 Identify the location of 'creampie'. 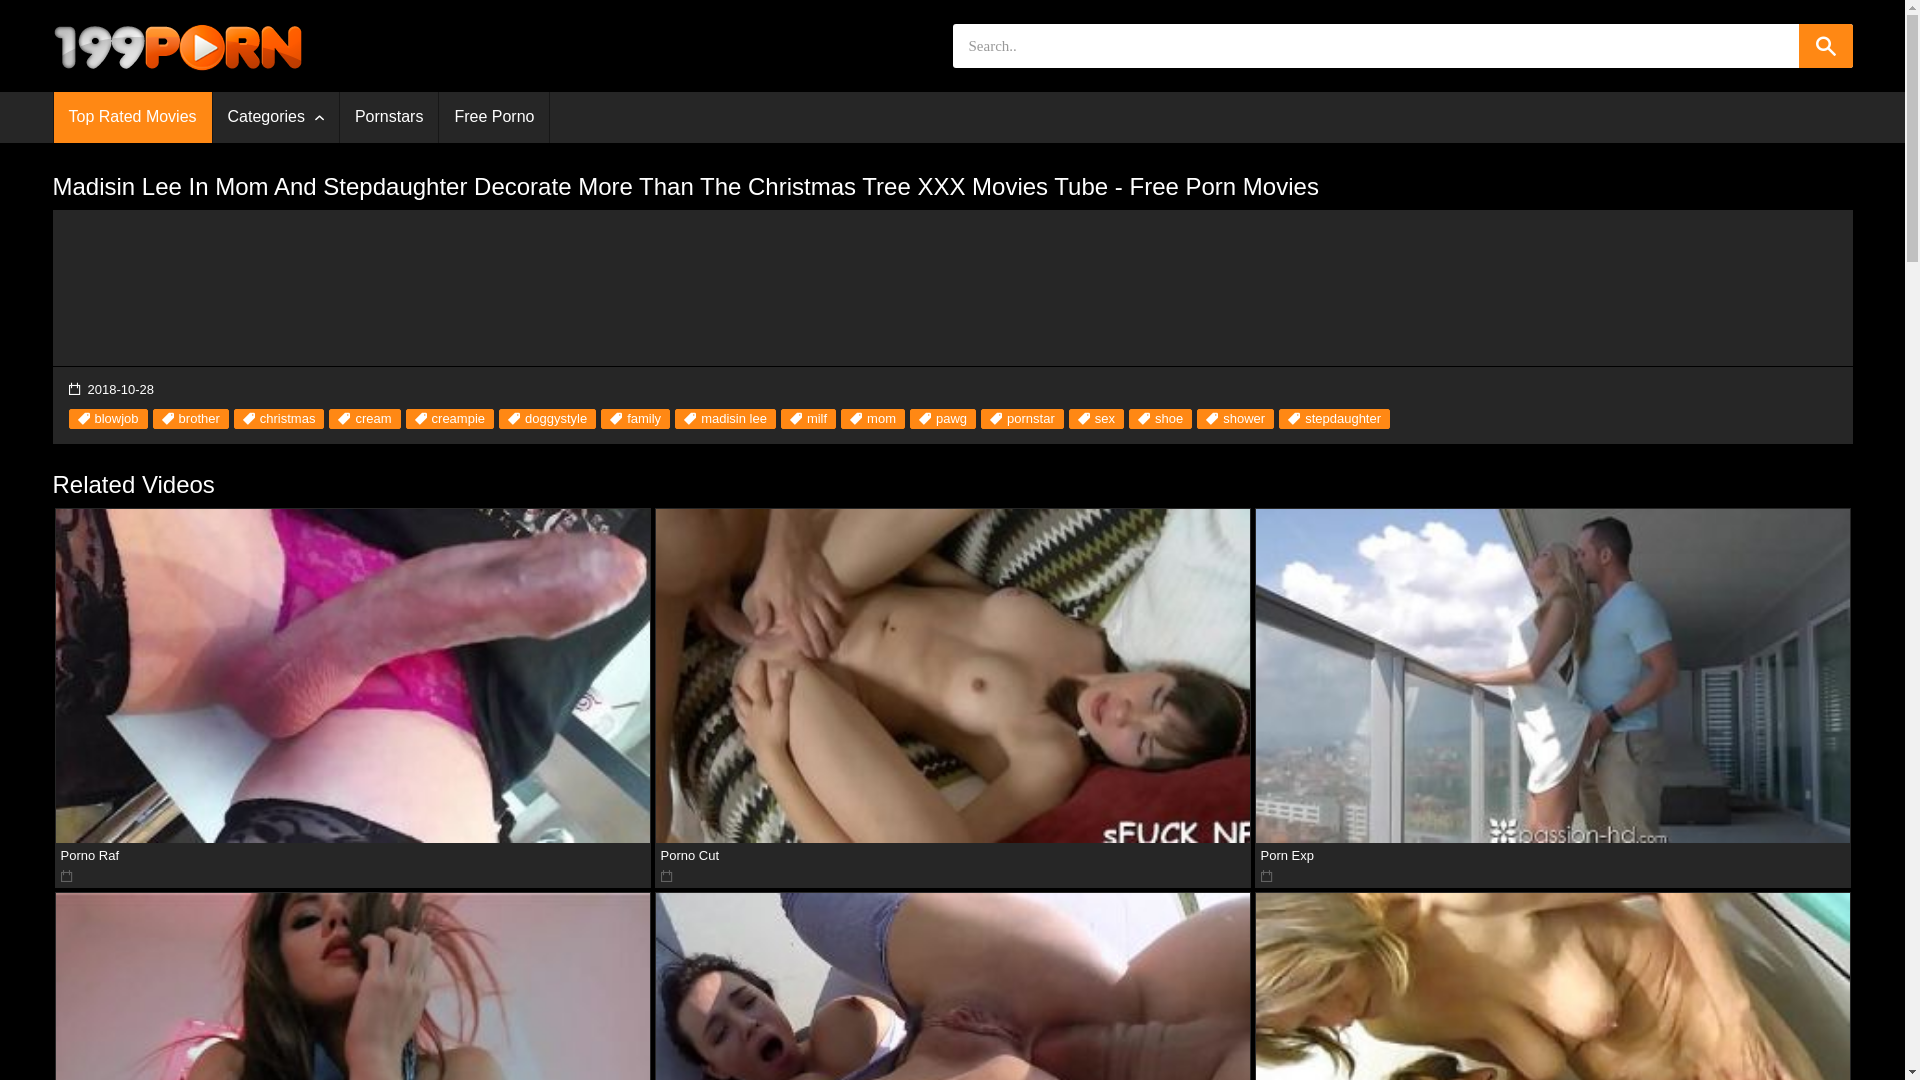
(449, 418).